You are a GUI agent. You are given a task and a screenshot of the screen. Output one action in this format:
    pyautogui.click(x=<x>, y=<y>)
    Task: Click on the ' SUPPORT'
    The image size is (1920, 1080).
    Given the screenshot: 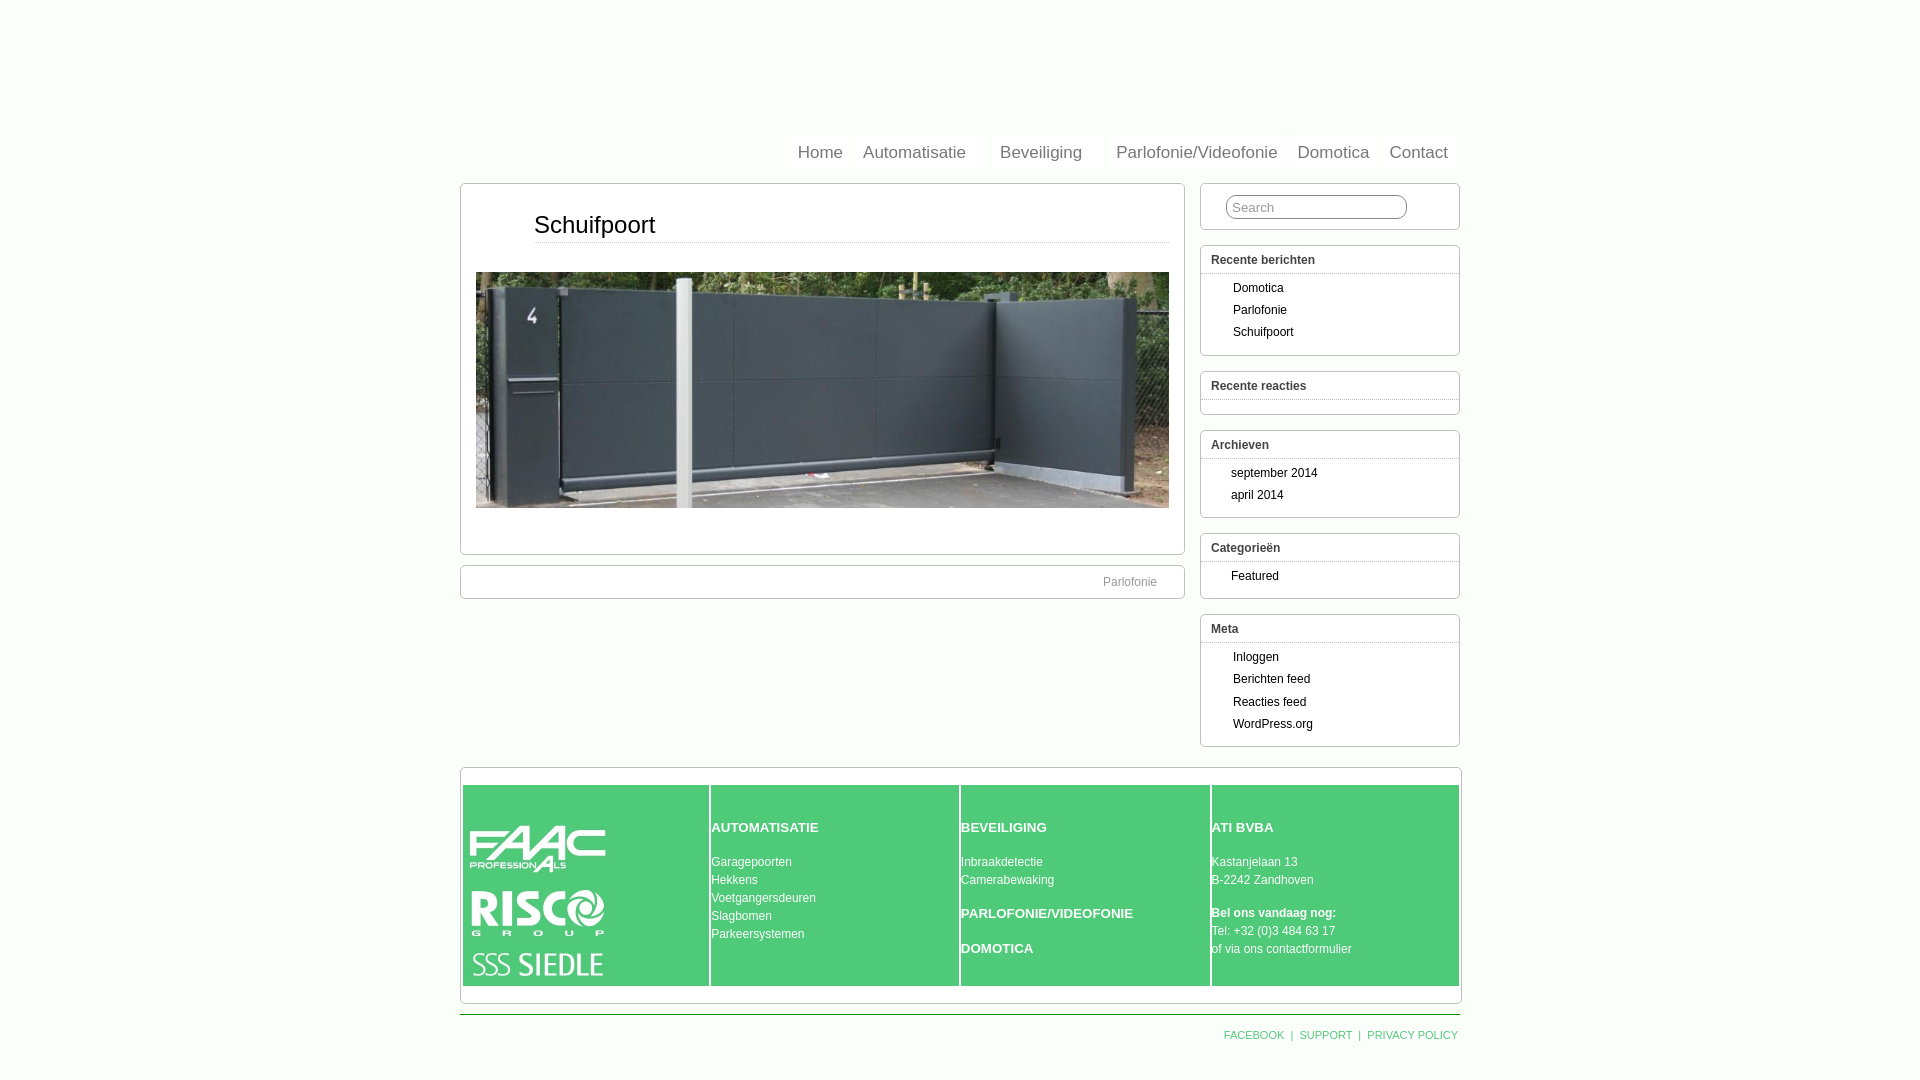 What is the action you would take?
    pyautogui.click(x=1296, y=1034)
    